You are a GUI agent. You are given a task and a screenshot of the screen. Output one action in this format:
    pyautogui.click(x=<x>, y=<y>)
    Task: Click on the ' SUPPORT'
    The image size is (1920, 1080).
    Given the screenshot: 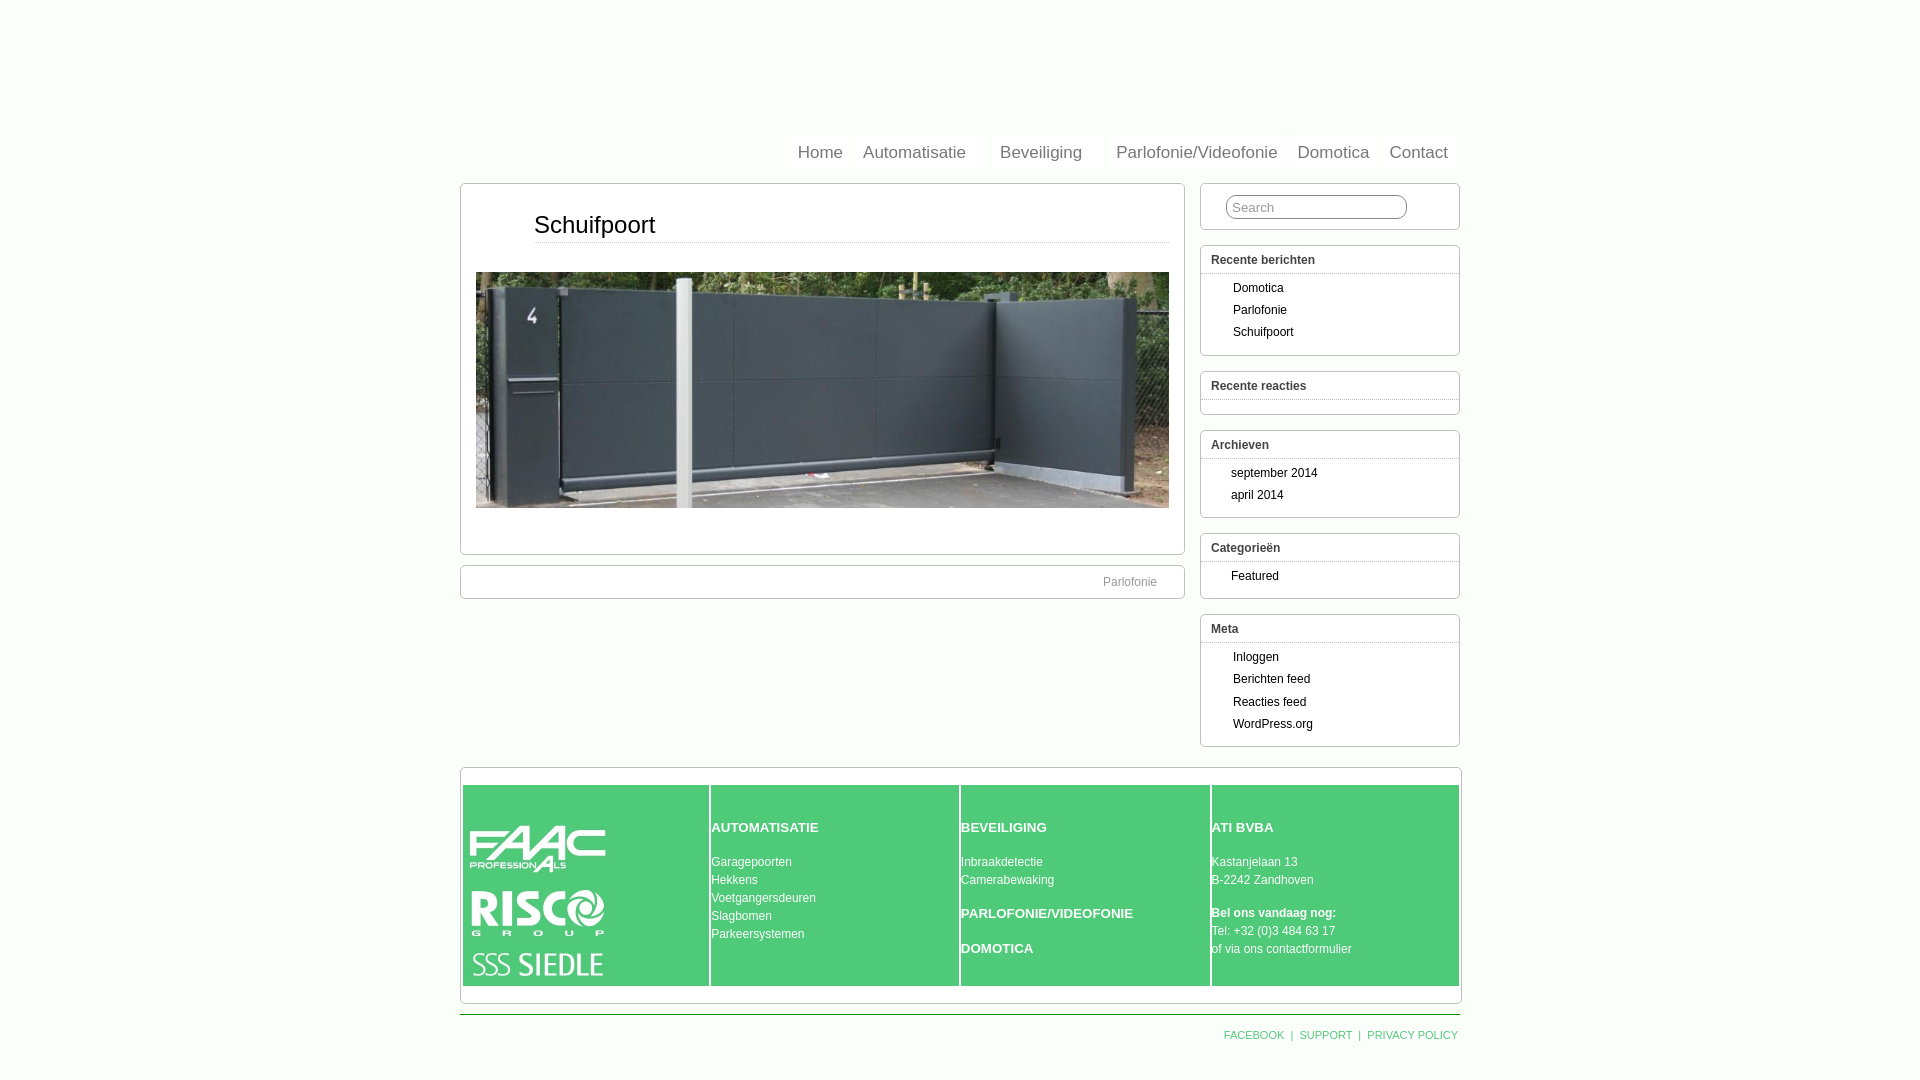 What is the action you would take?
    pyautogui.click(x=1296, y=1034)
    